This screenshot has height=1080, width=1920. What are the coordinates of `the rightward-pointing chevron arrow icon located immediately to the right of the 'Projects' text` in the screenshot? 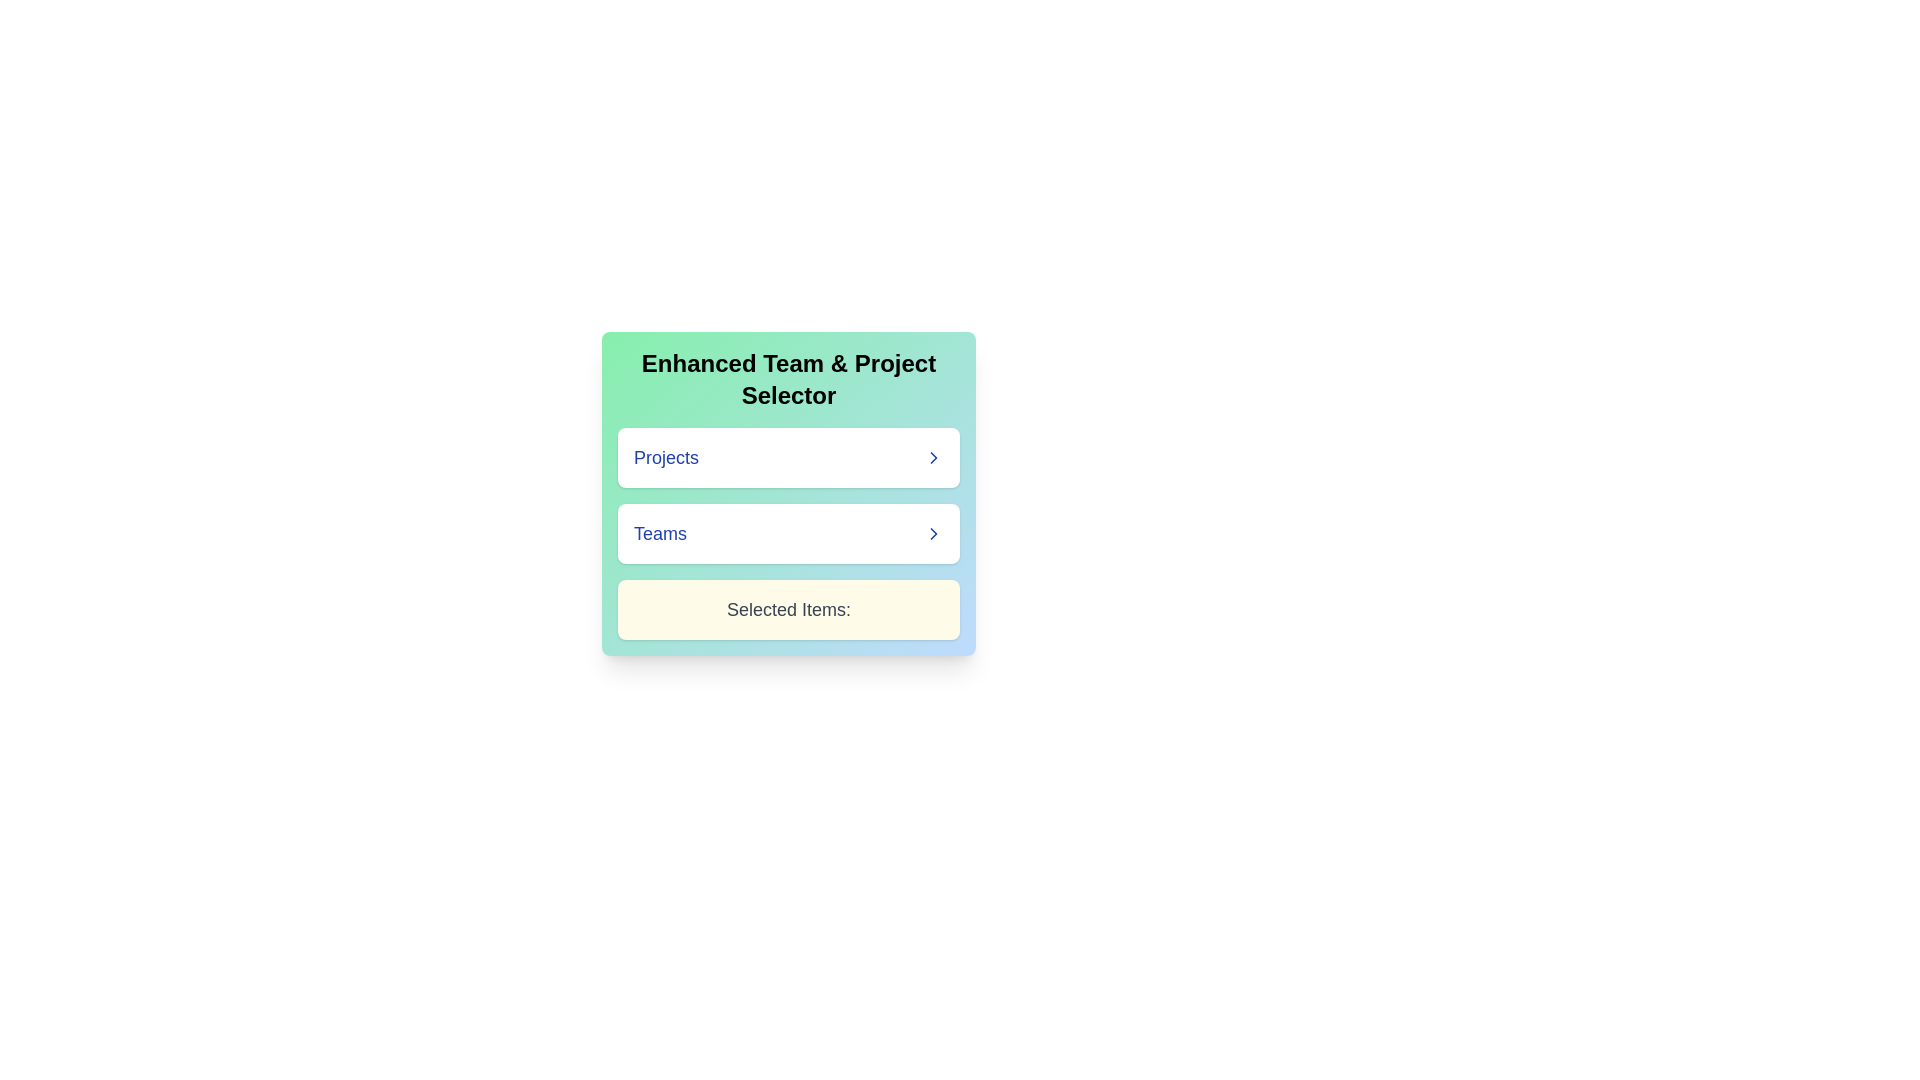 It's located at (933, 458).